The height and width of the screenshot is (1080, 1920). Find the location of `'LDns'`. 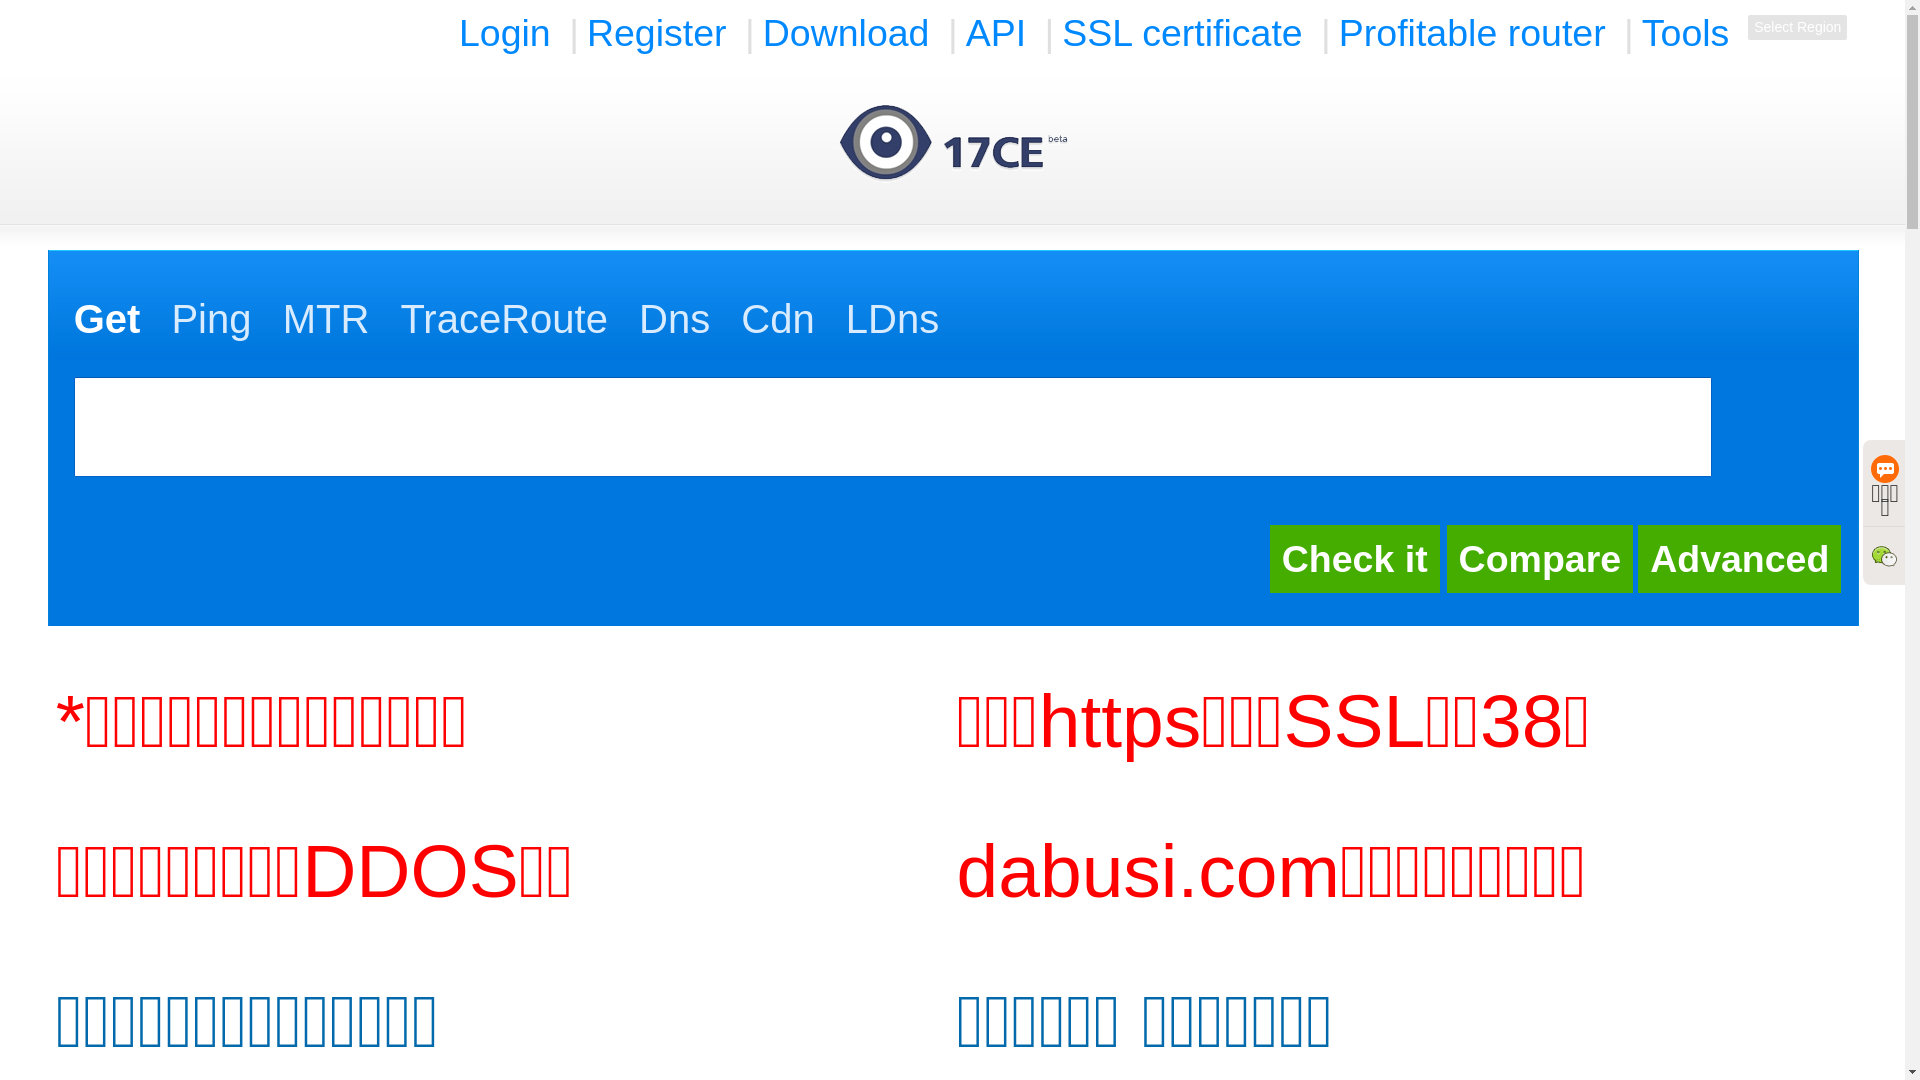

'LDns' is located at coordinates (845, 318).